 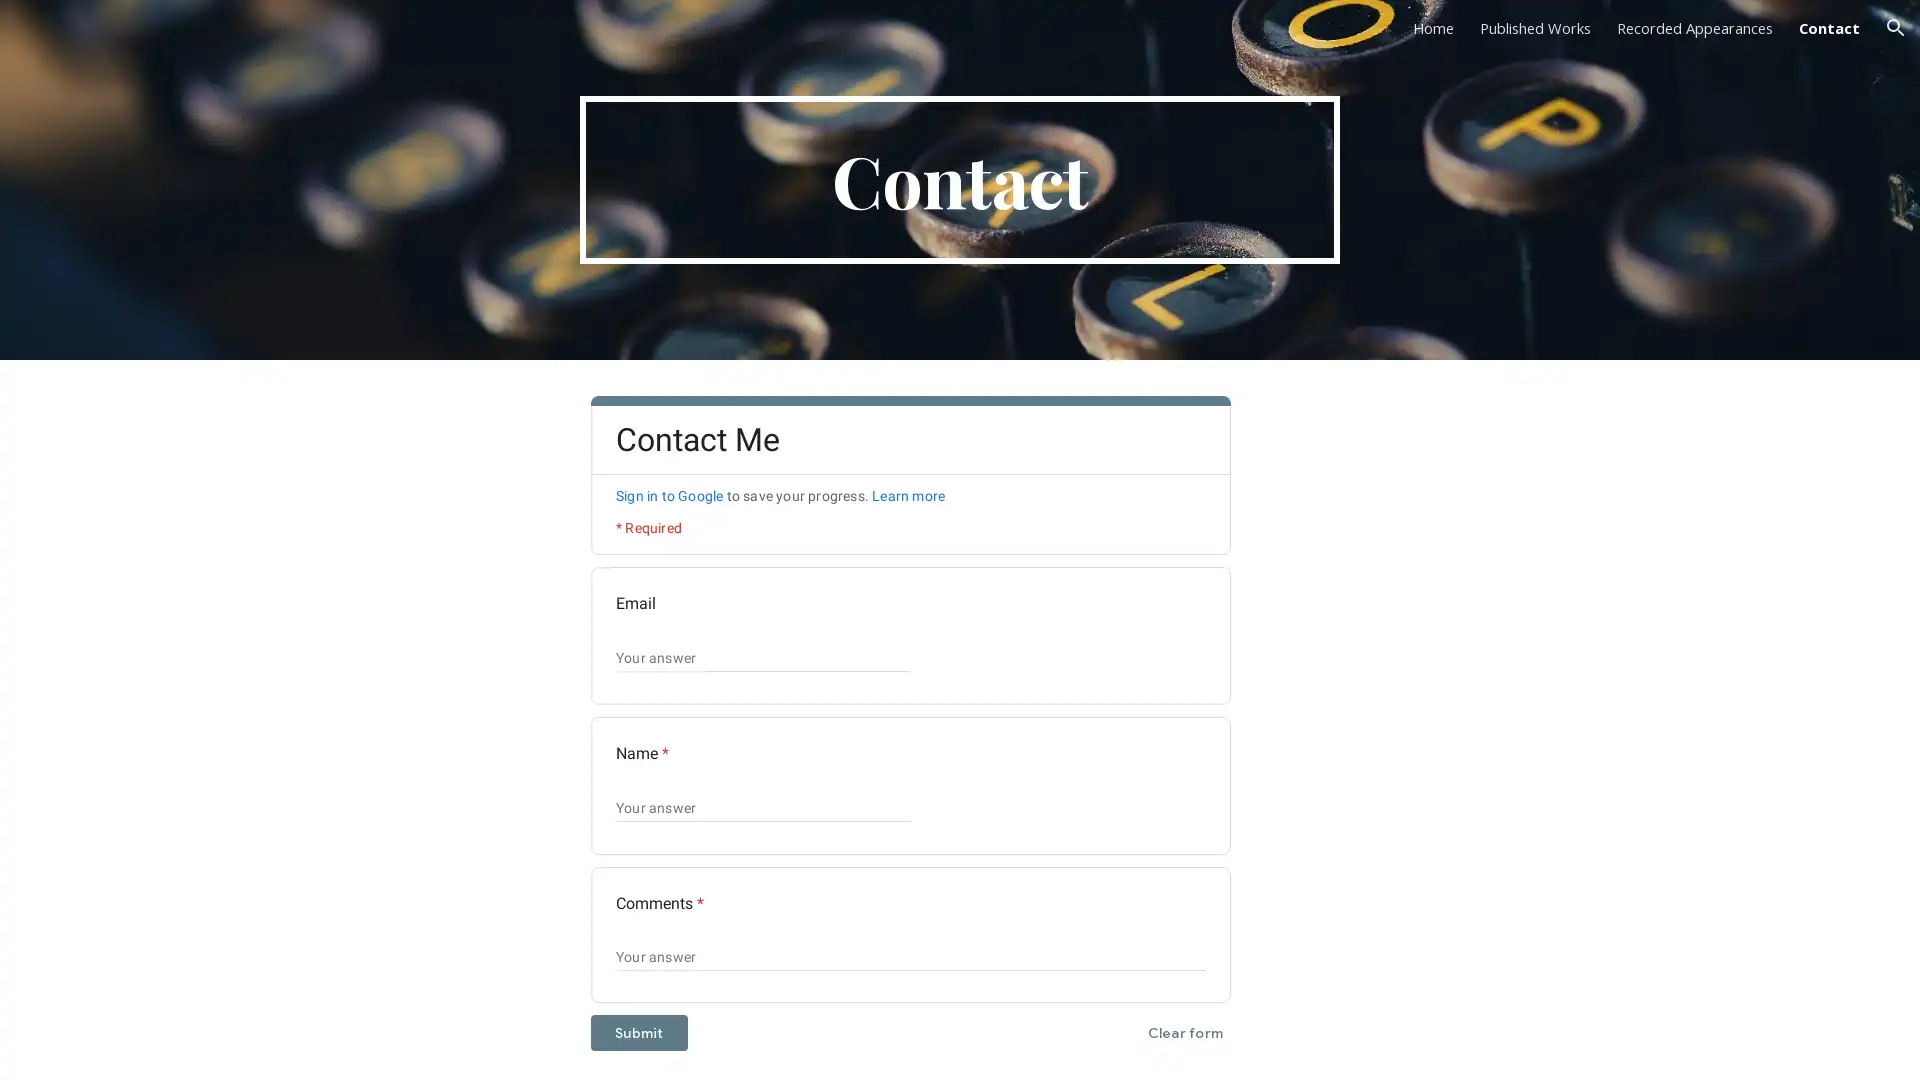 What do you see at coordinates (35, 1044) in the screenshot?
I see `Site actions` at bounding box center [35, 1044].